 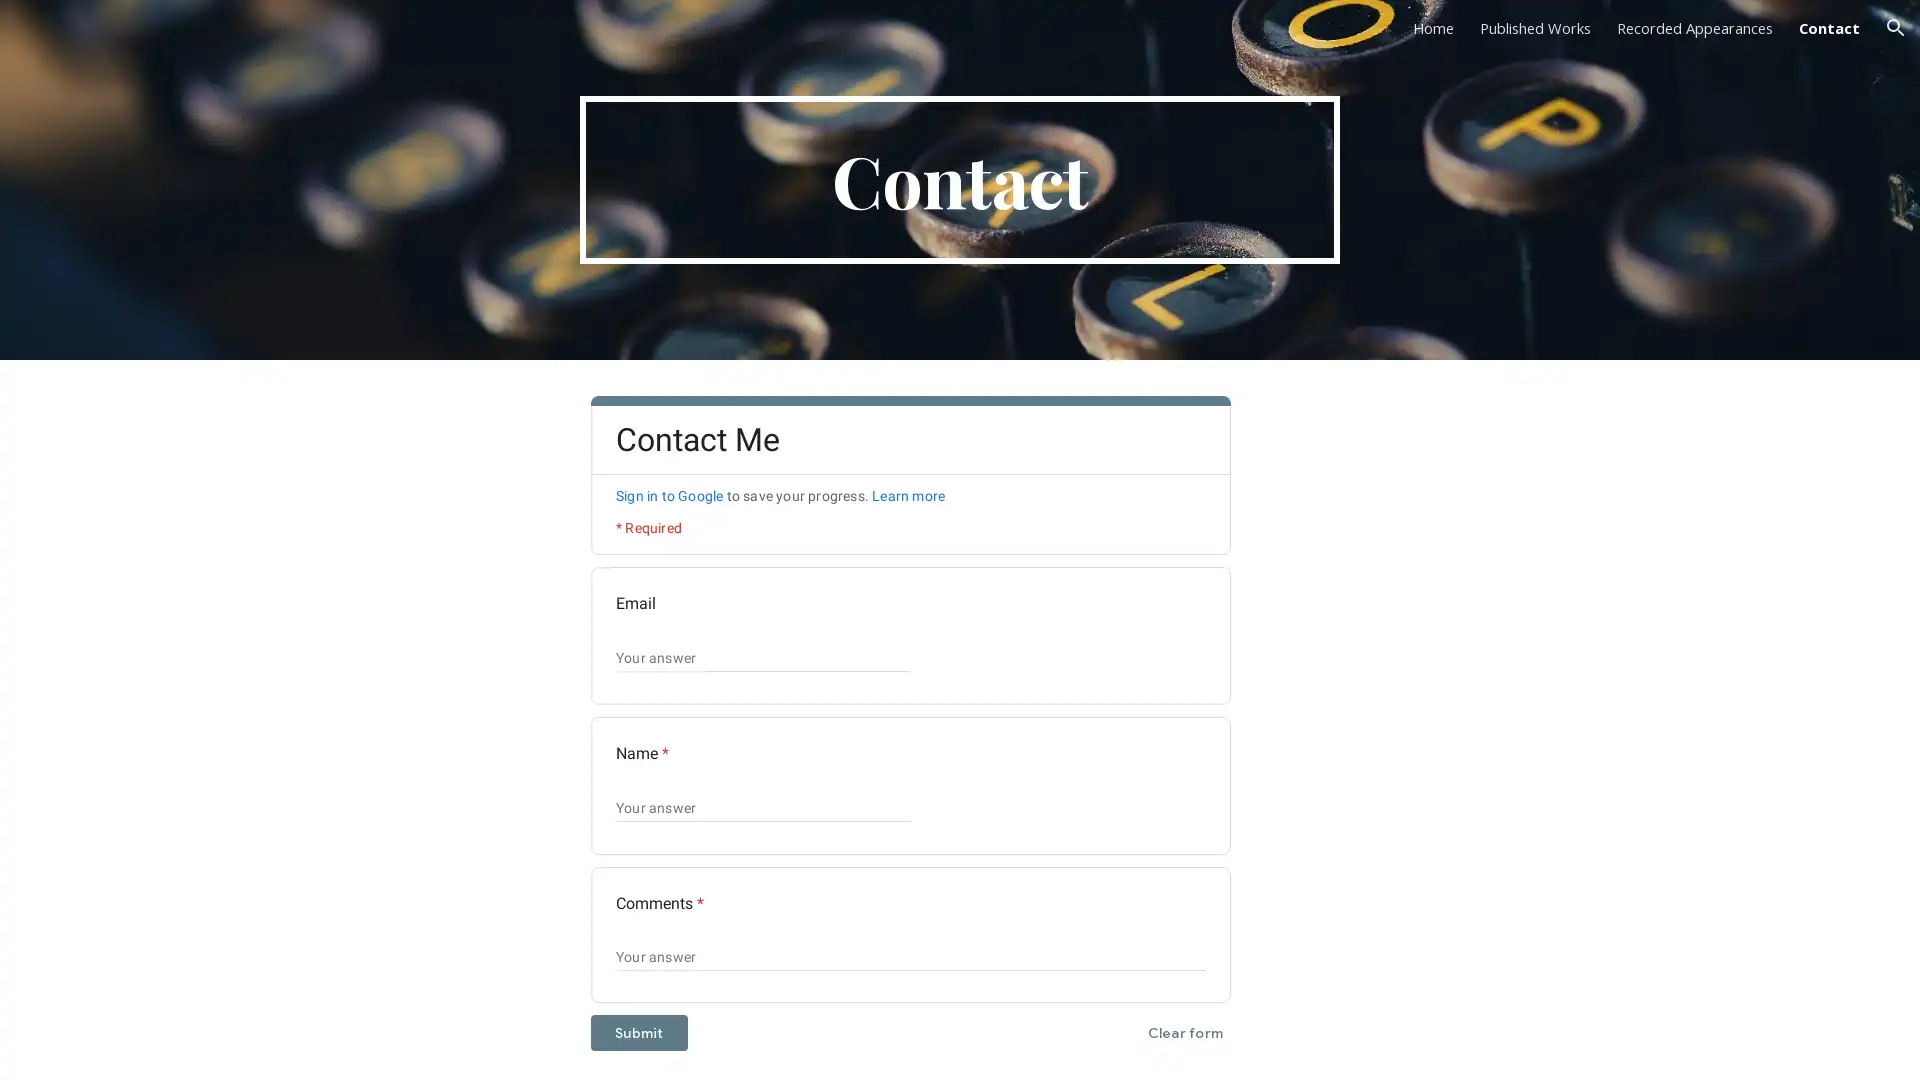 What do you see at coordinates (35, 1044) in the screenshot?
I see `Site actions` at bounding box center [35, 1044].